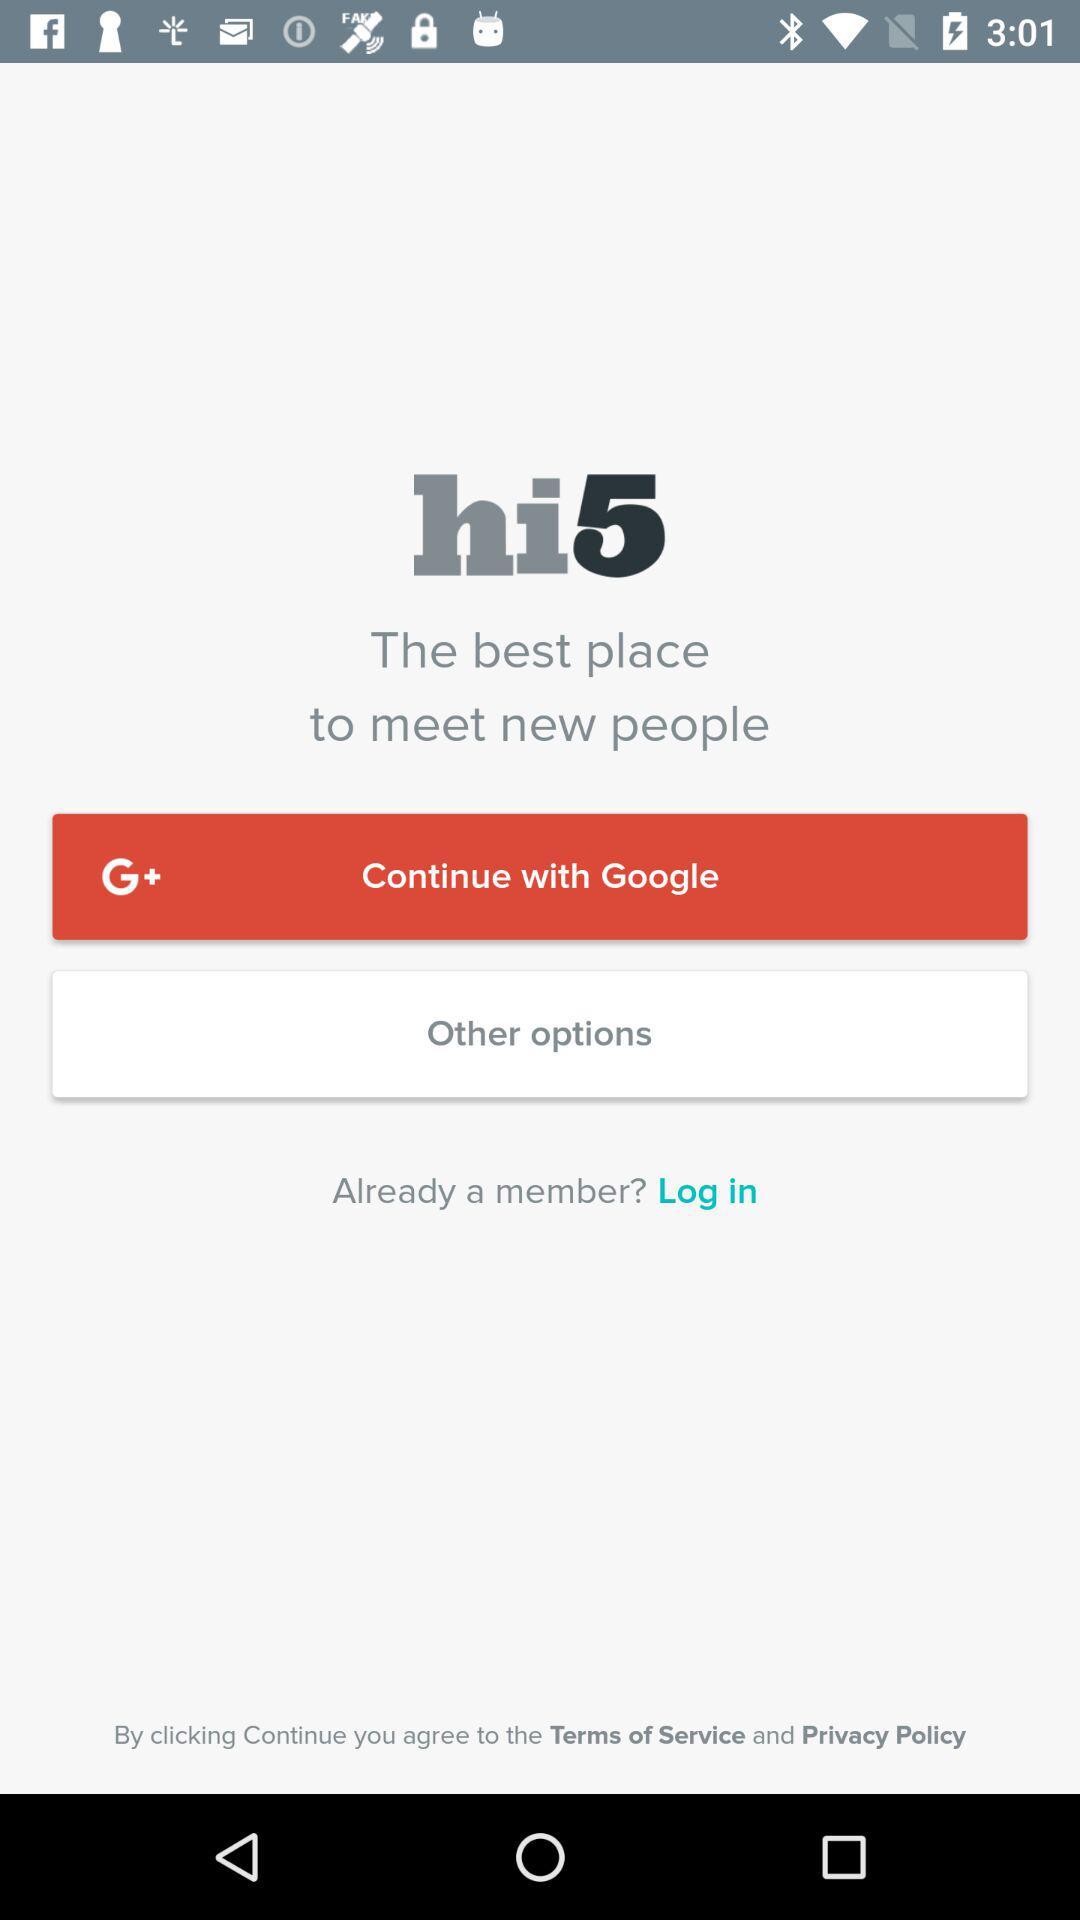 This screenshot has height=1920, width=1080. Describe the element at coordinates (540, 1734) in the screenshot. I see `by clicking continue icon` at that location.